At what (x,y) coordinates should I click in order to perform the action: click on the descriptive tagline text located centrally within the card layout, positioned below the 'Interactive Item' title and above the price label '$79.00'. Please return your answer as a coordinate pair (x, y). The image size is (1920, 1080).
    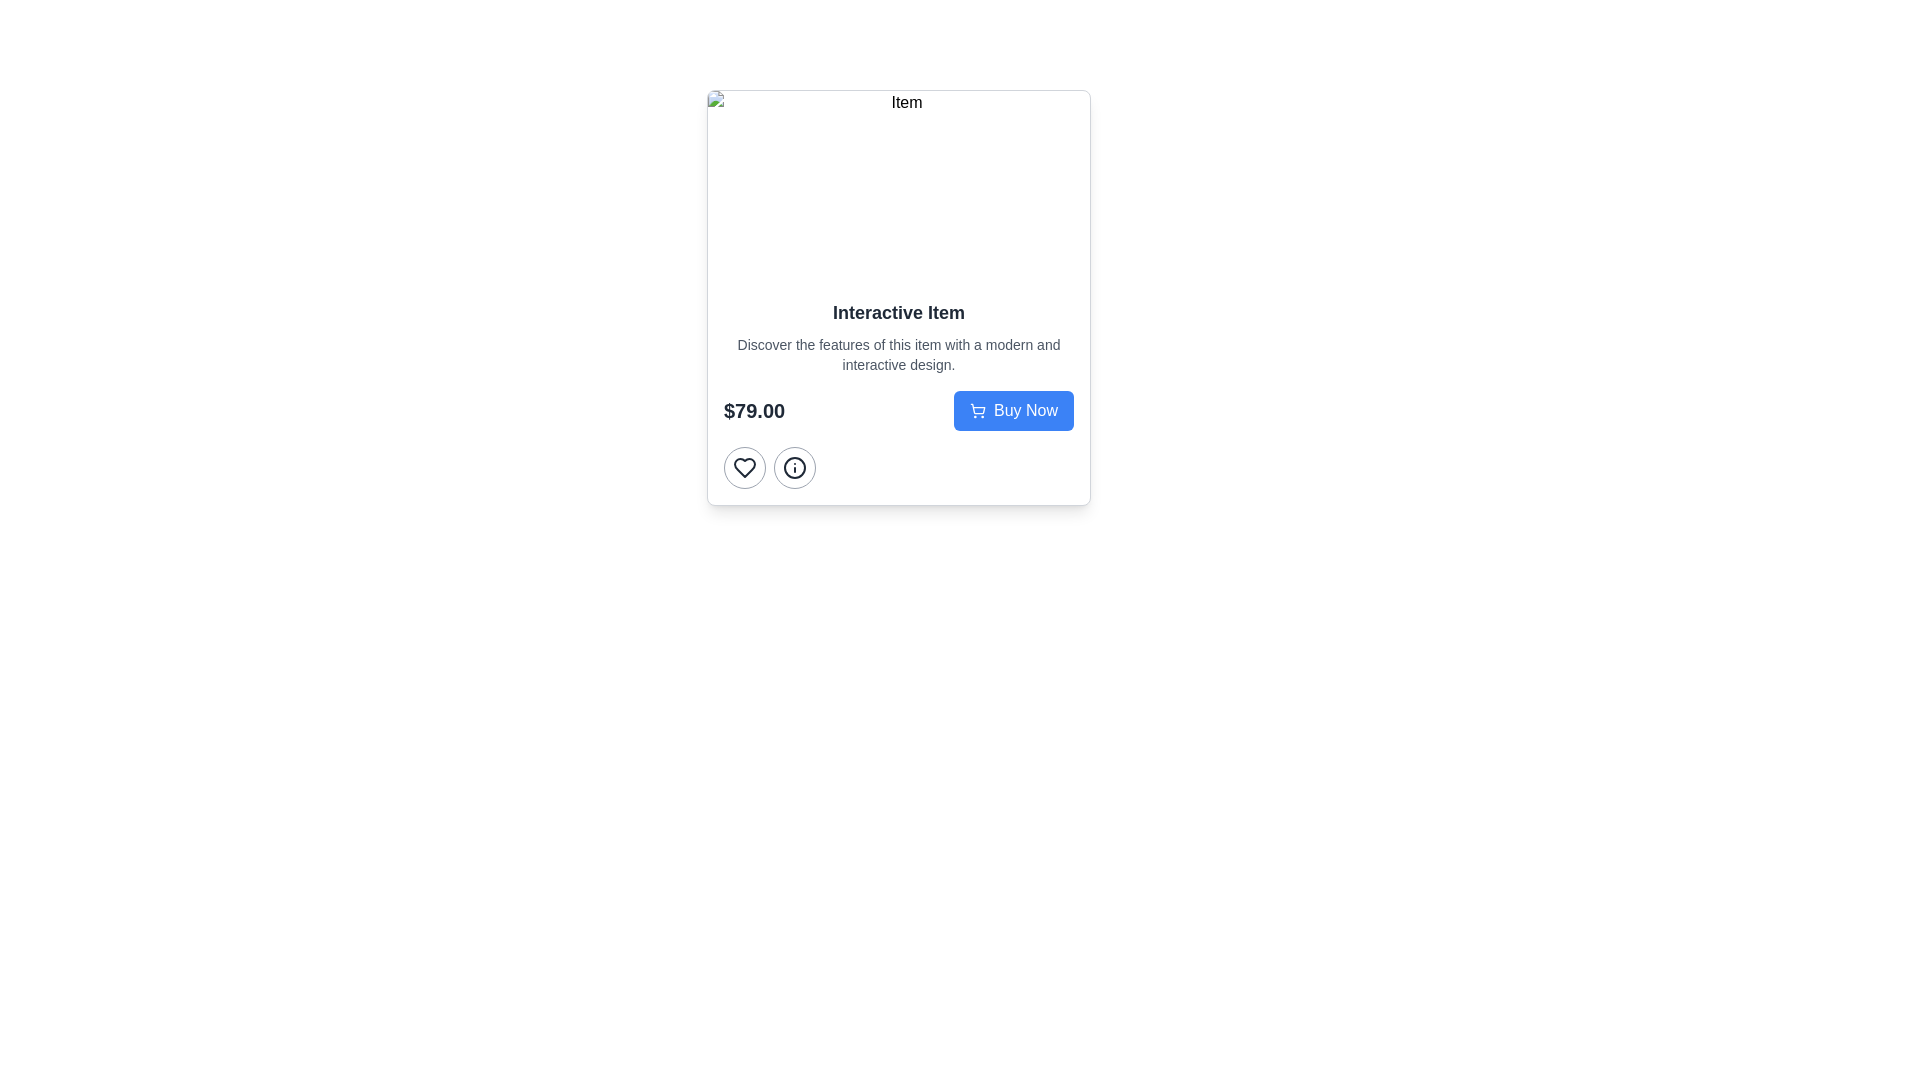
    Looking at the image, I should click on (897, 353).